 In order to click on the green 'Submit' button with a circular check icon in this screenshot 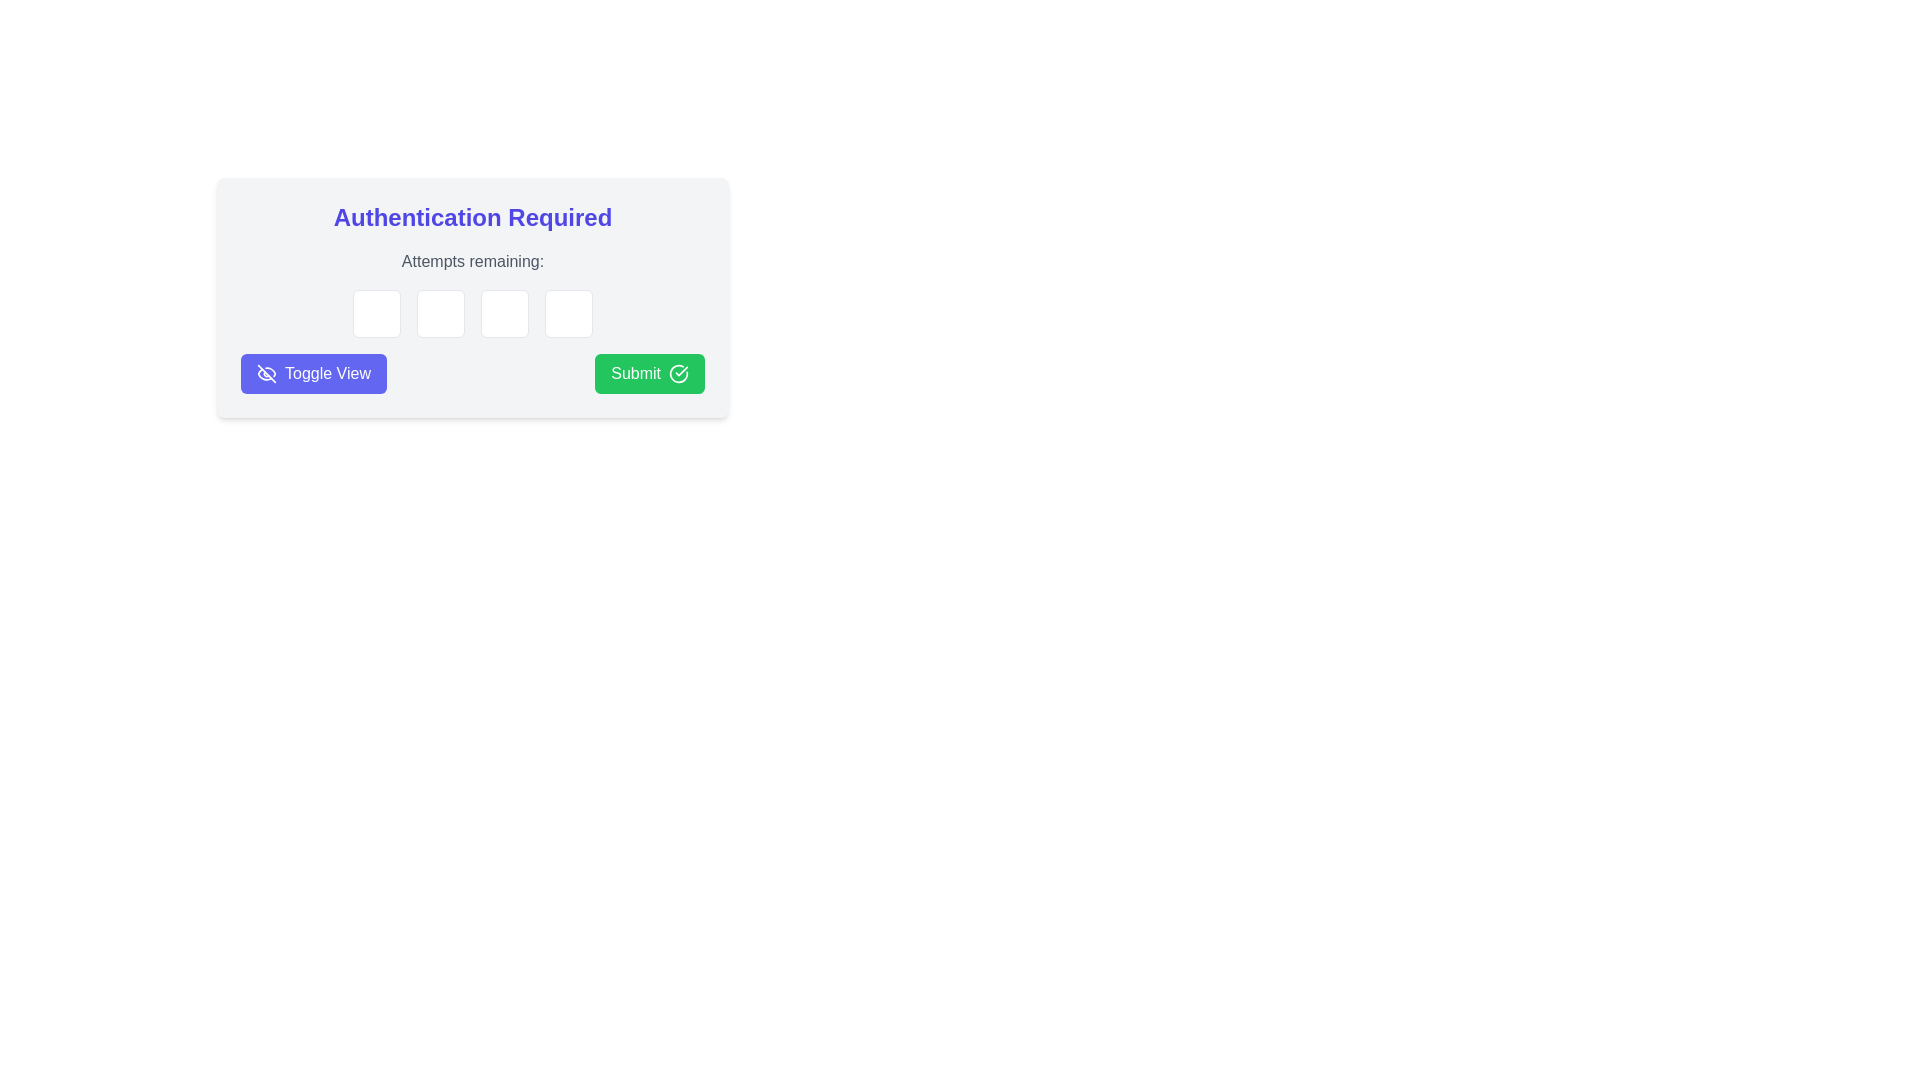, I will do `click(649, 374)`.